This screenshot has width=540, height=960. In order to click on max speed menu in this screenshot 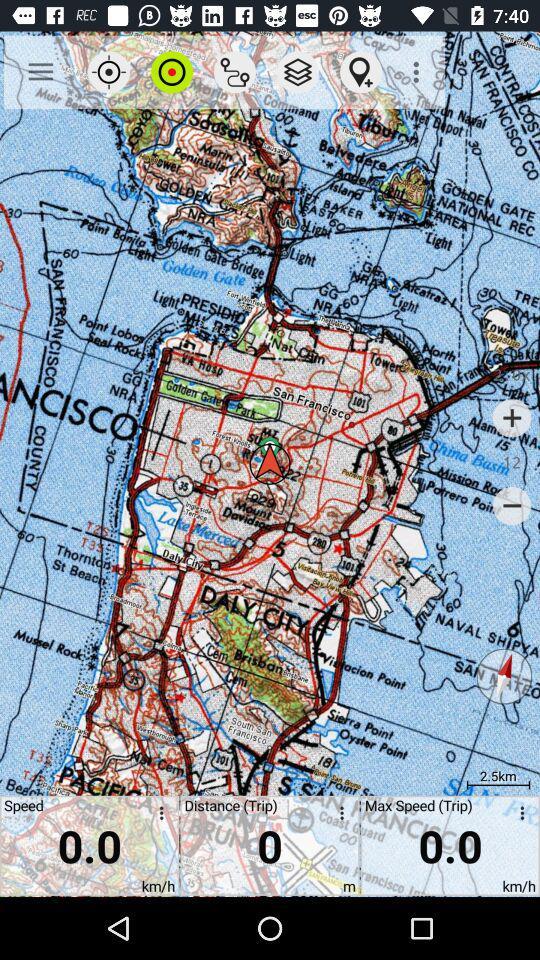, I will do `click(518, 816)`.